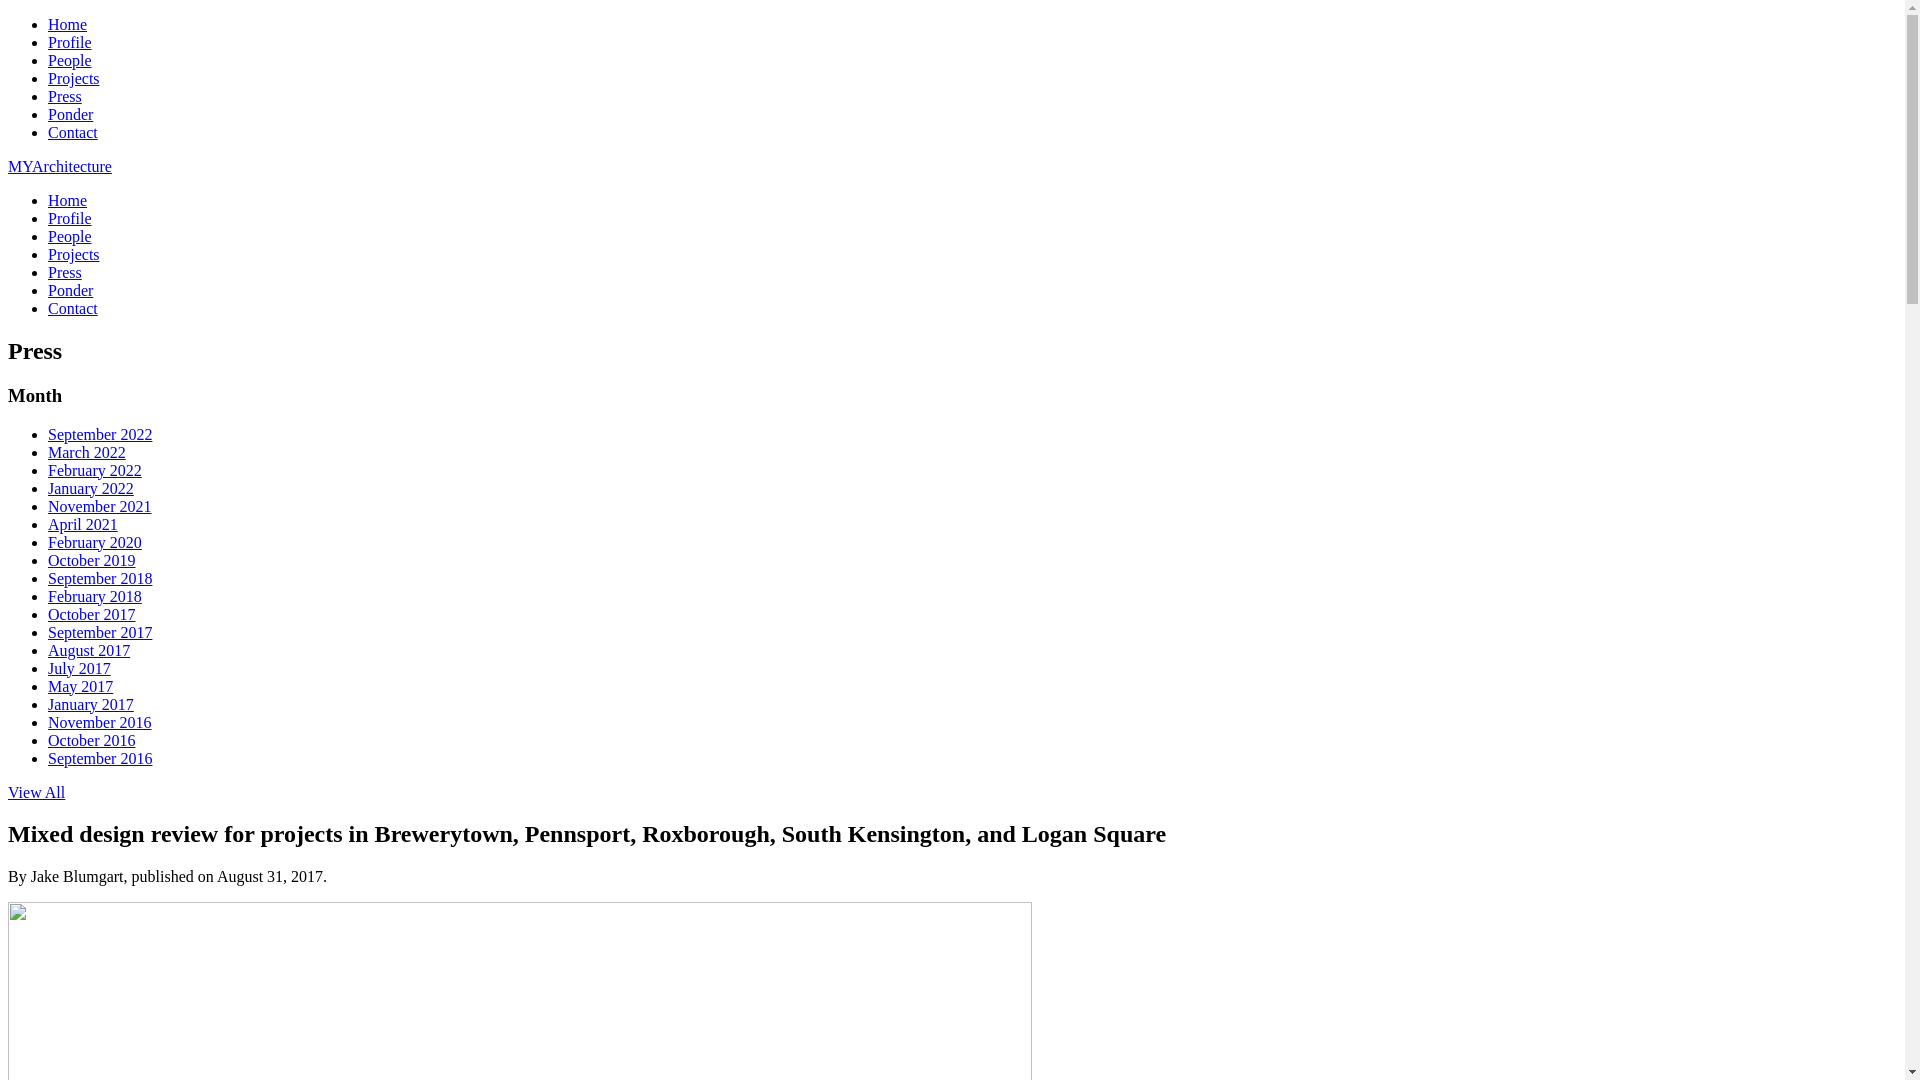 The height and width of the screenshot is (1080, 1920). What do you see at coordinates (72, 132) in the screenshot?
I see `'Contact'` at bounding box center [72, 132].